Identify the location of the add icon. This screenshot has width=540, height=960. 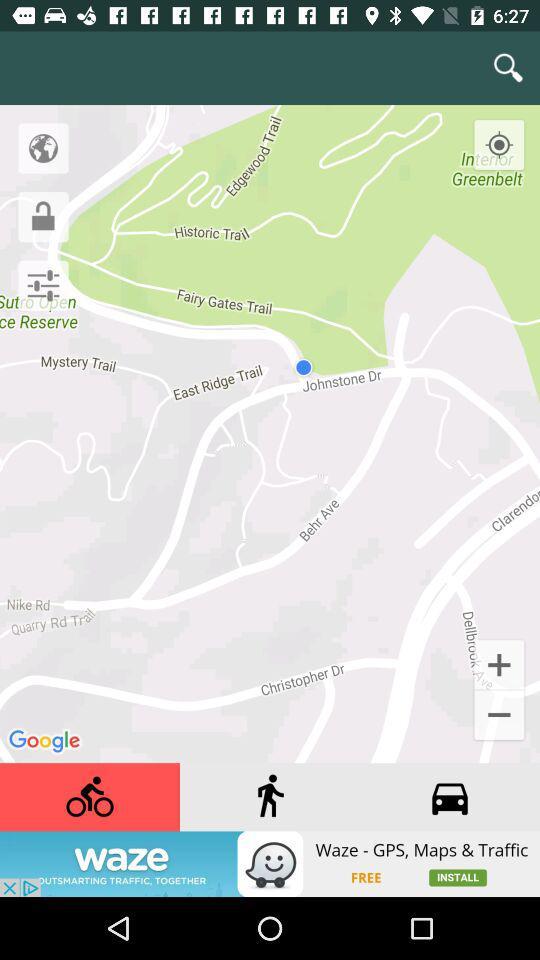
(498, 648).